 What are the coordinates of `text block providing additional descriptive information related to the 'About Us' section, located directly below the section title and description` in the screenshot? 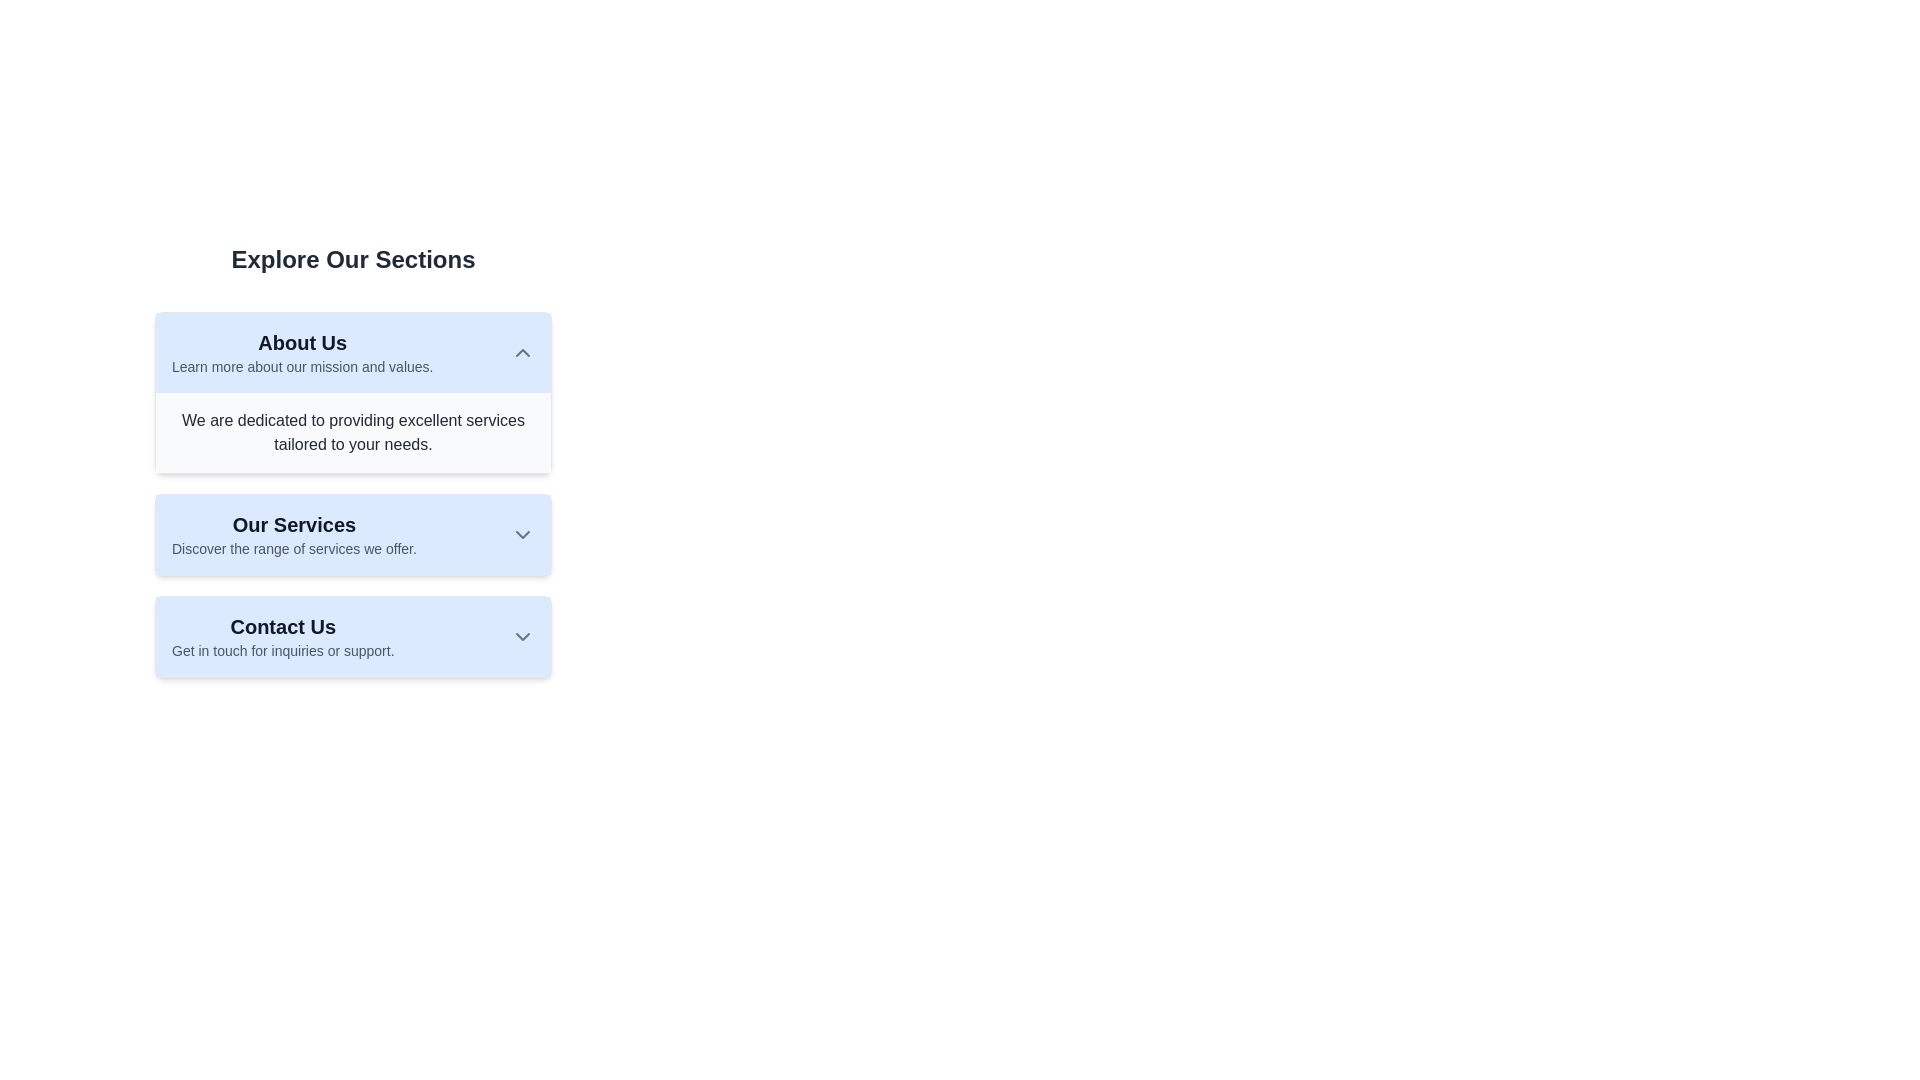 It's located at (353, 431).